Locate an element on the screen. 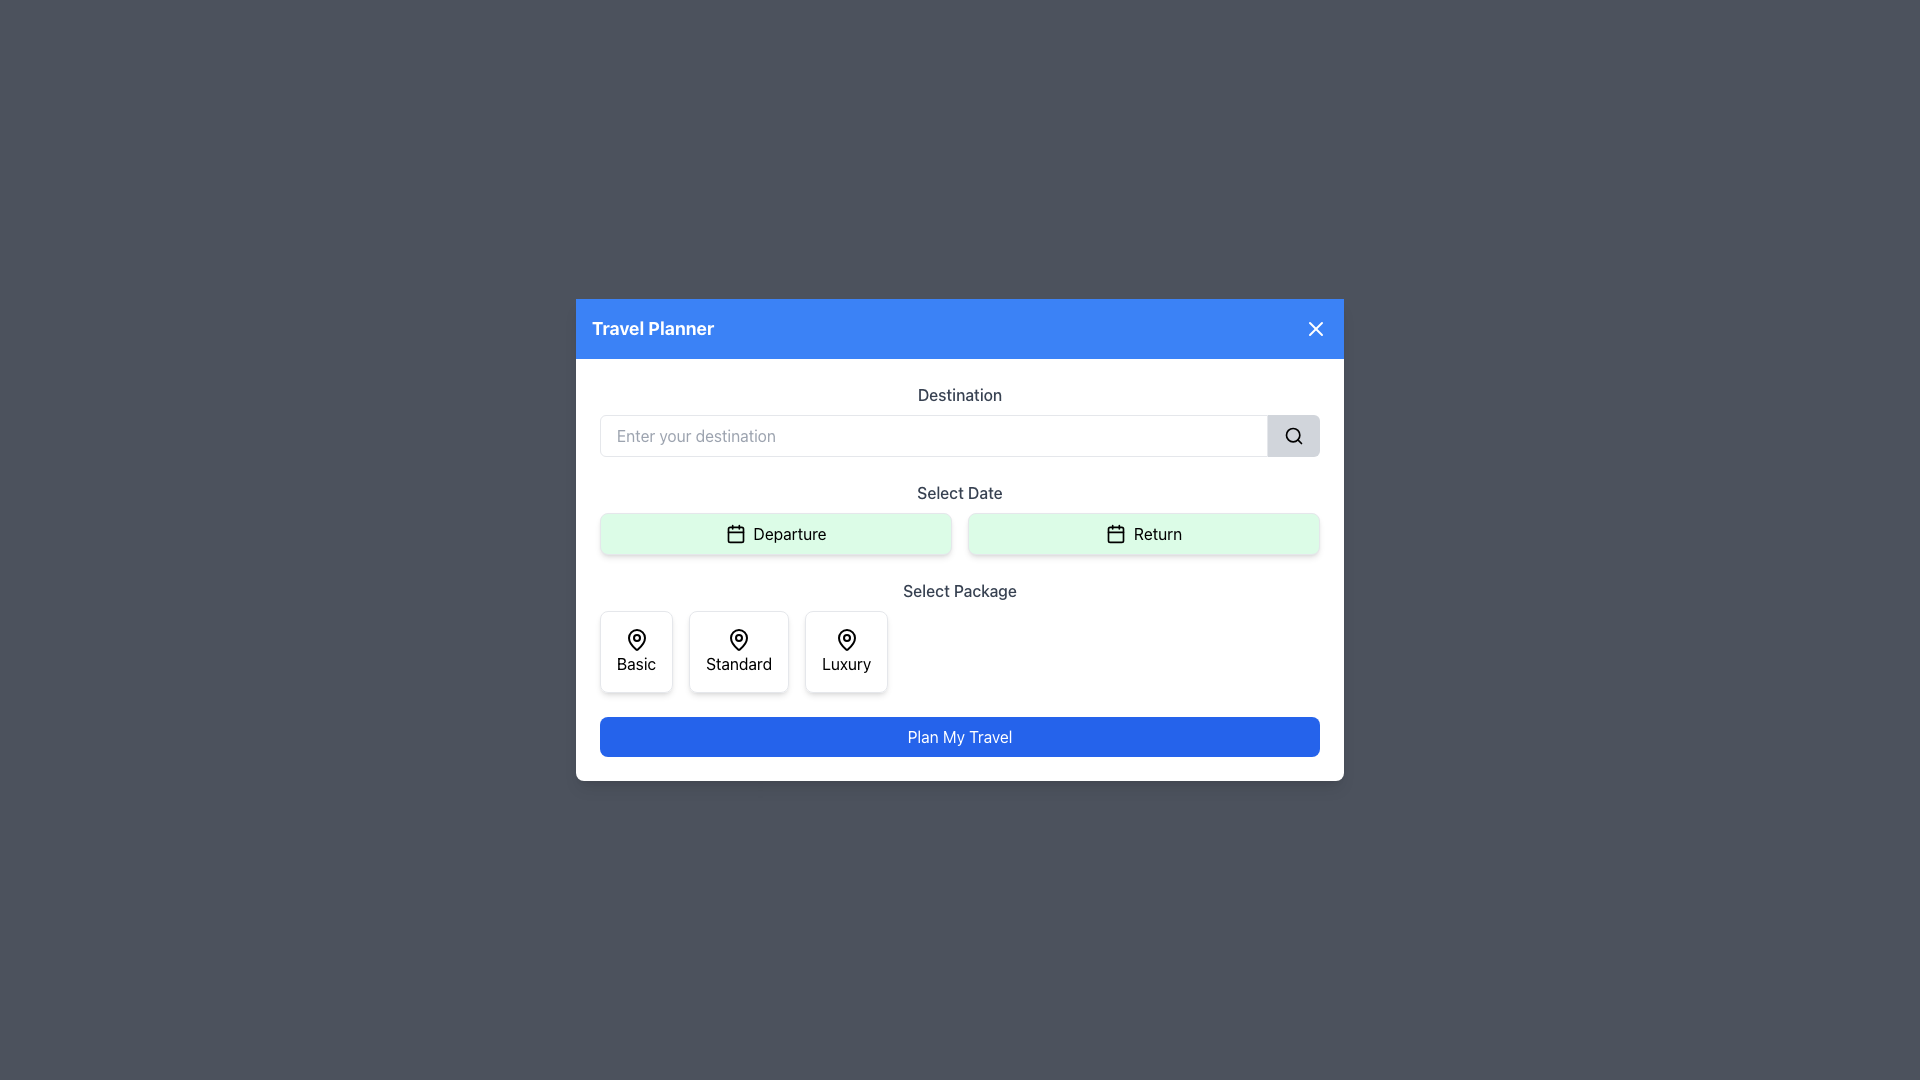 The height and width of the screenshot is (1080, 1920). the calendar icon located to the left of the 'Return' button in the 'Select Date' section is located at coordinates (1114, 532).